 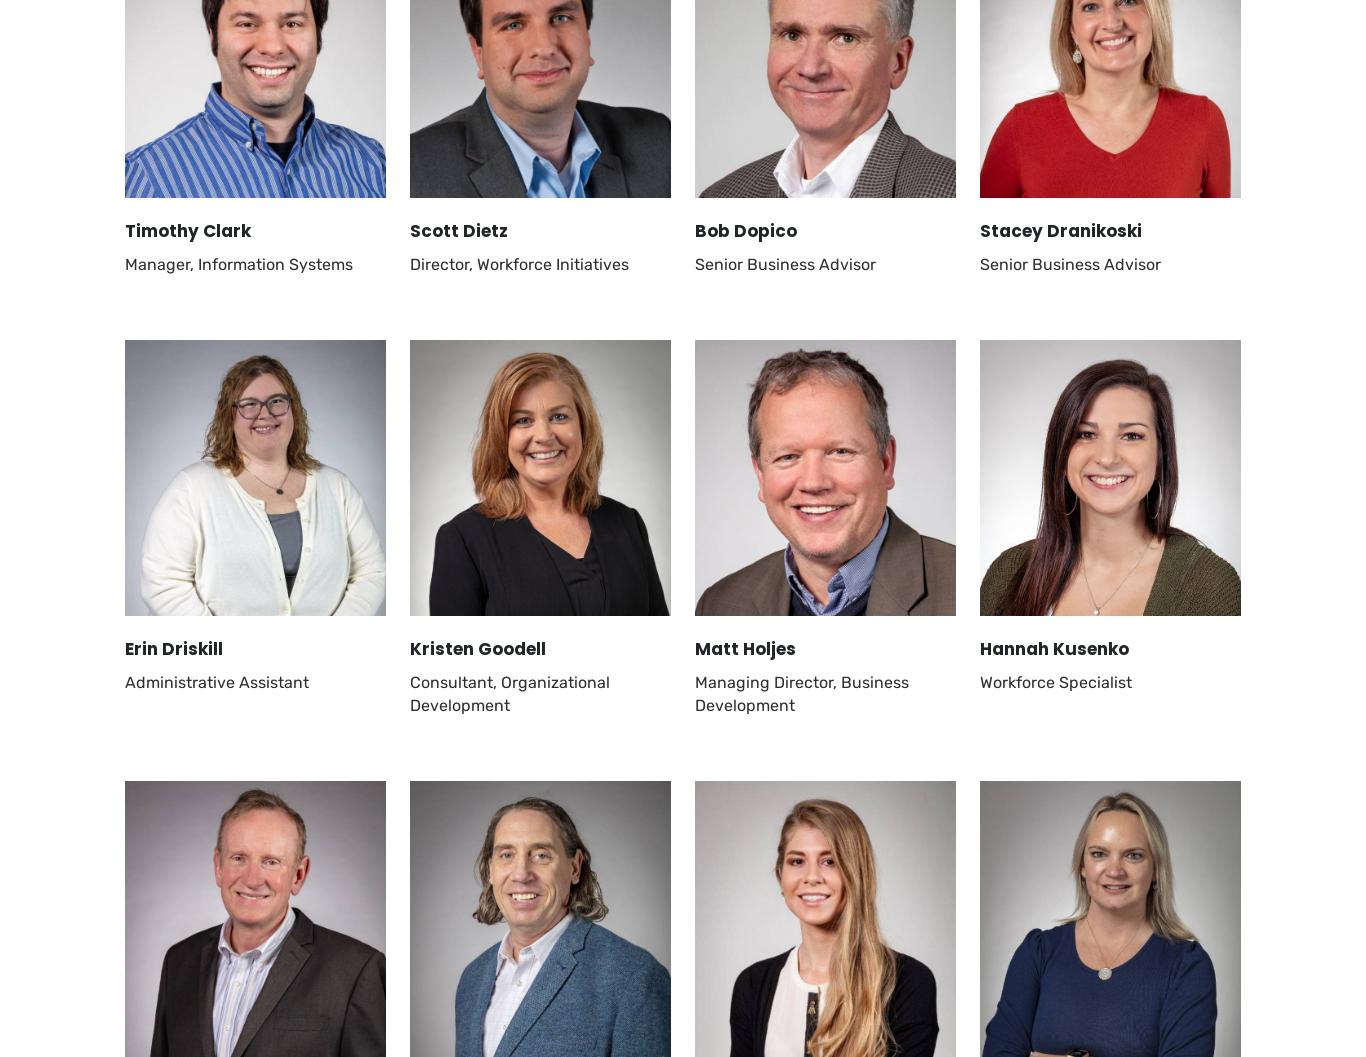 What do you see at coordinates (201, 368) in the screenshot?
I see `'Pittsburgh, PA 15207'` at bounding box center [201, 368].